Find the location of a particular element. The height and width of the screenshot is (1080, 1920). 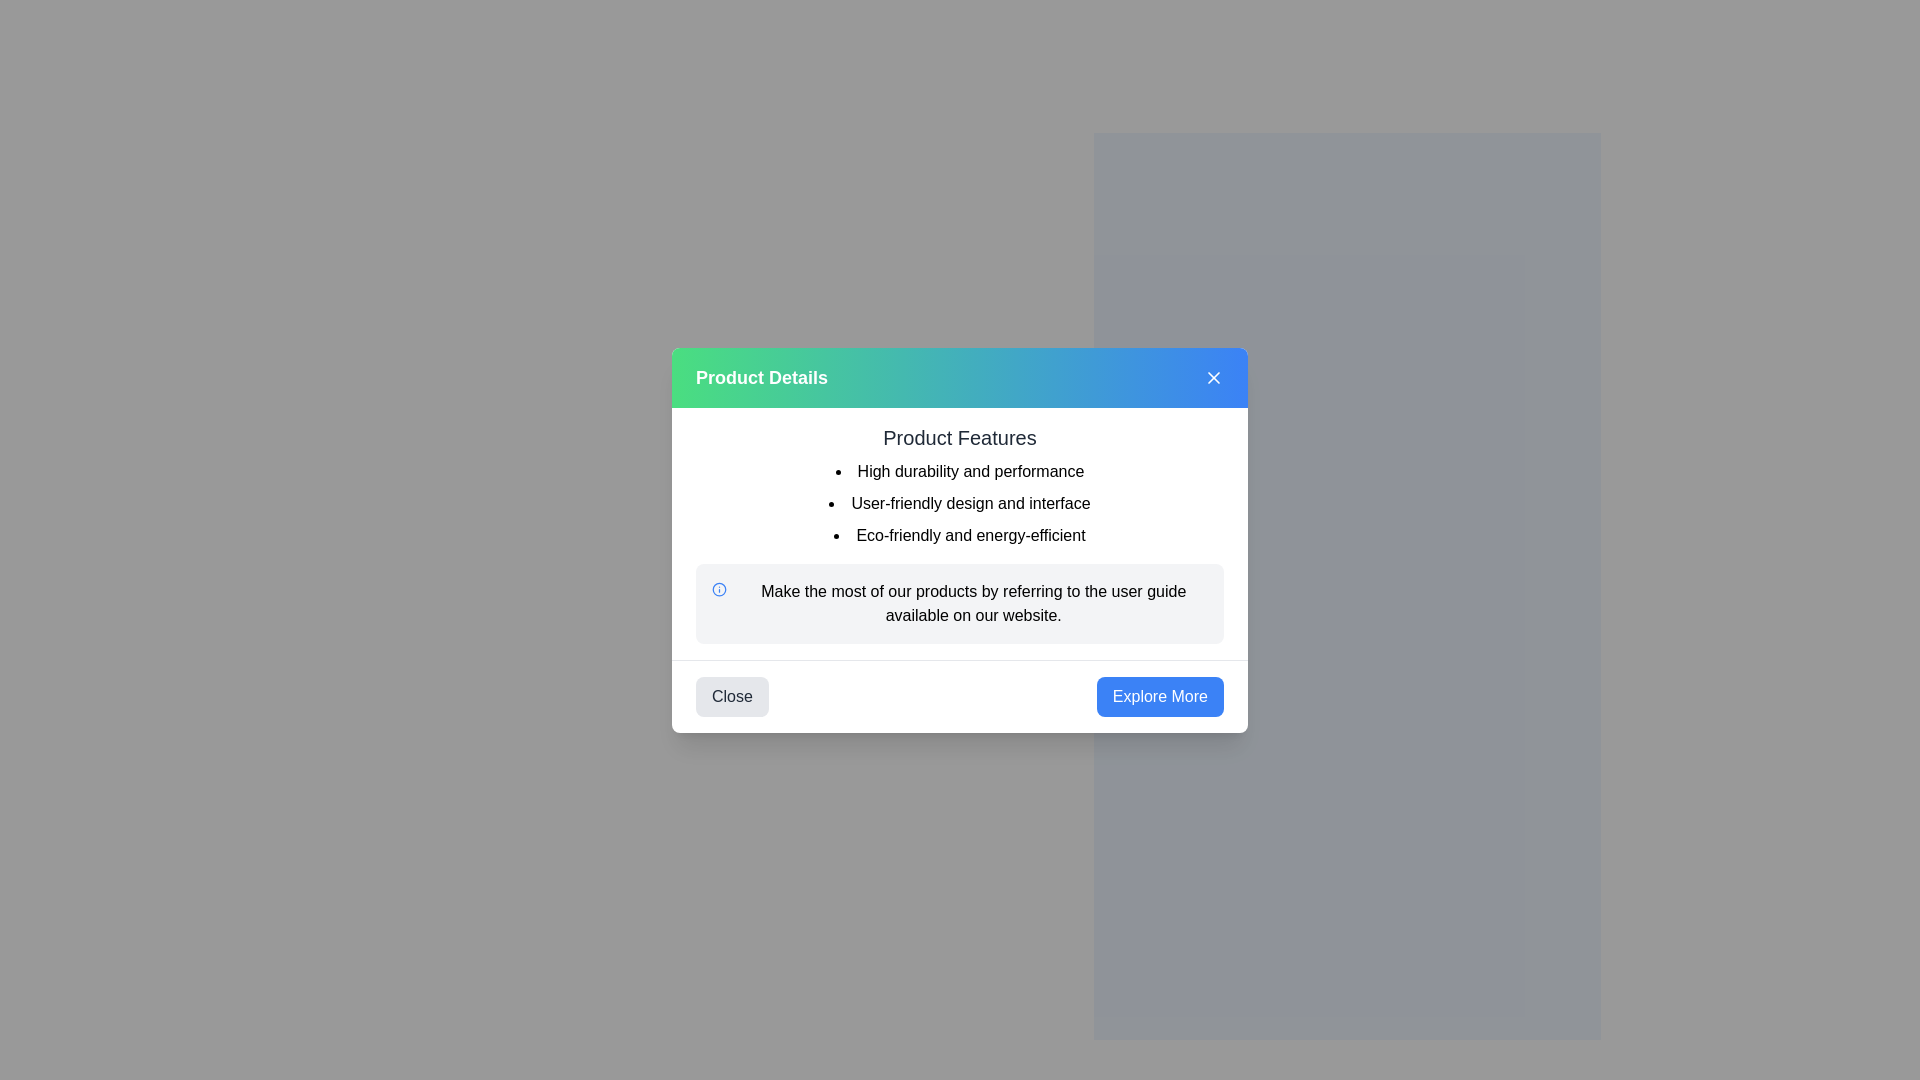

the iconographic information symbol located to the left of the text 'Make the most of our products by referring to the user guide available on our website.' for additional interactions is located at coordinates (719, 588).